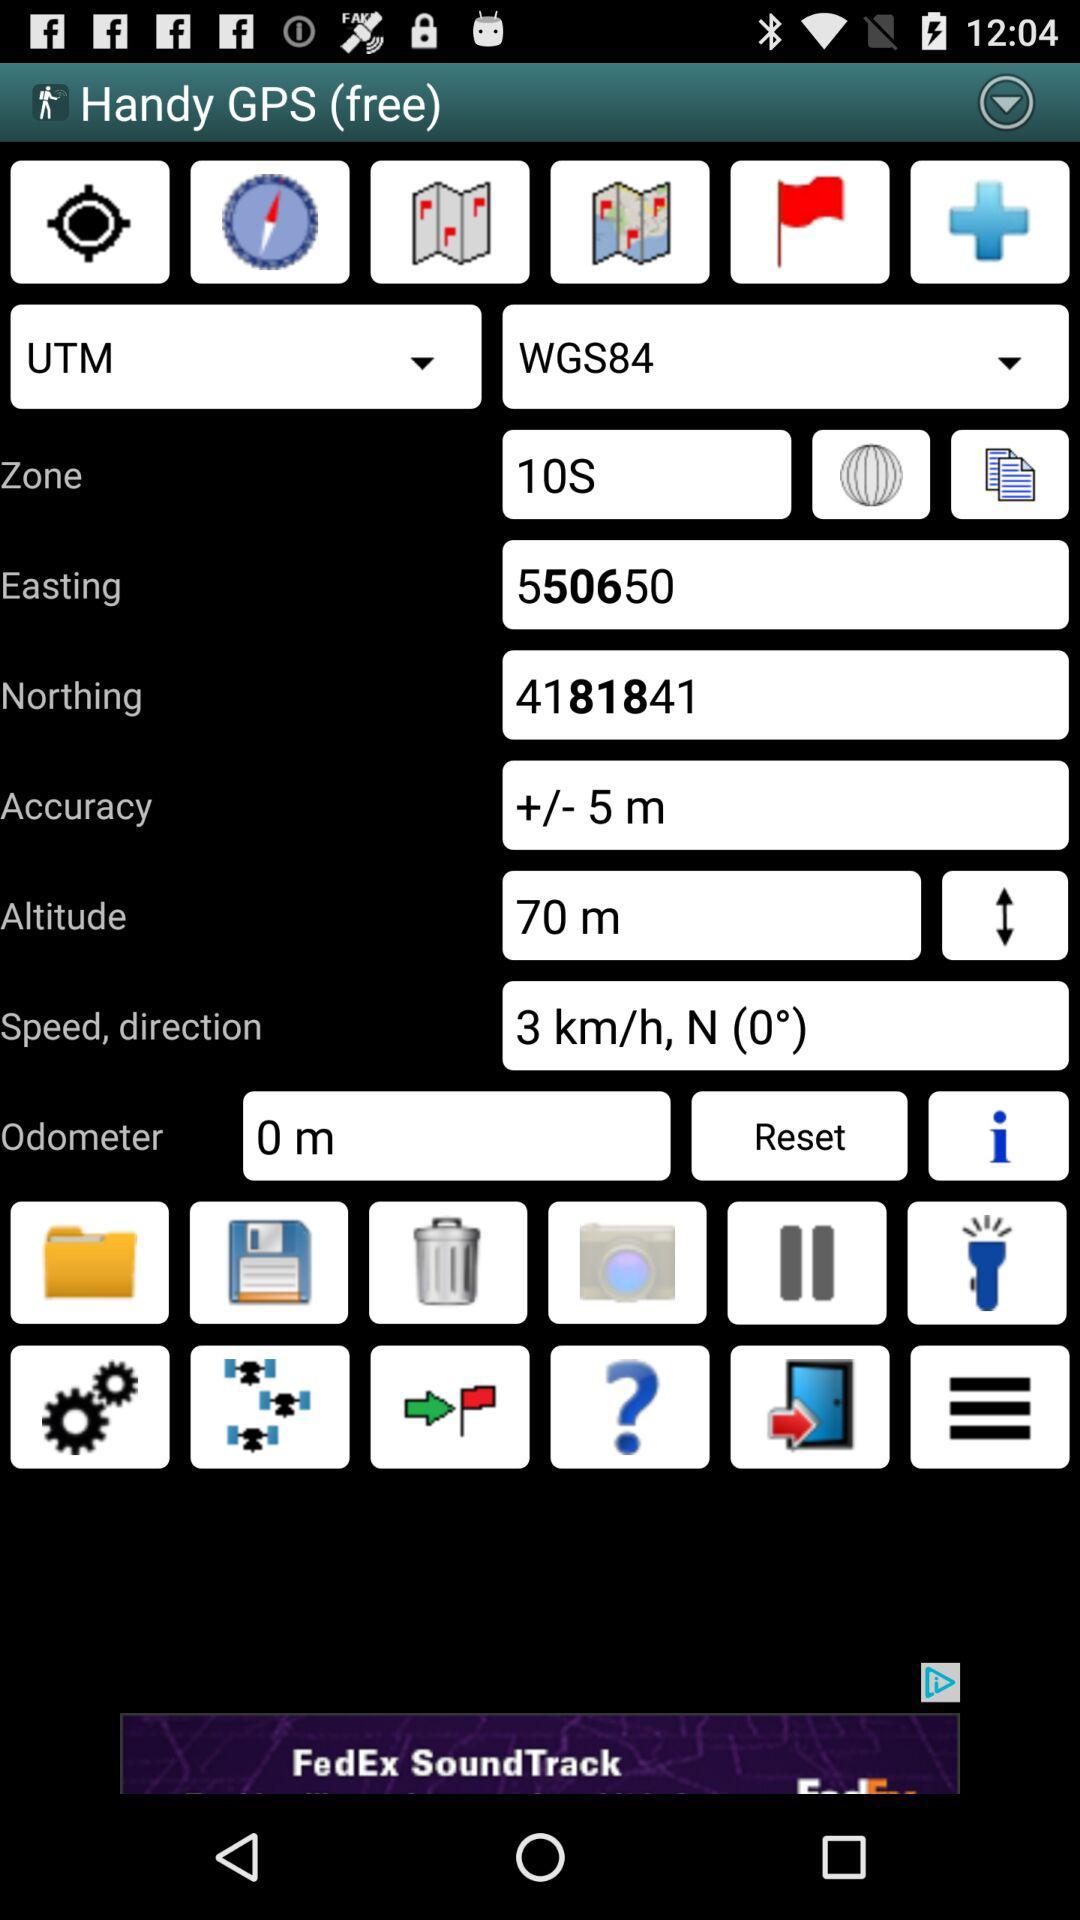 The height and width of the screenshot is (1920, 1080). I want to click on map button, so click(628, 221).